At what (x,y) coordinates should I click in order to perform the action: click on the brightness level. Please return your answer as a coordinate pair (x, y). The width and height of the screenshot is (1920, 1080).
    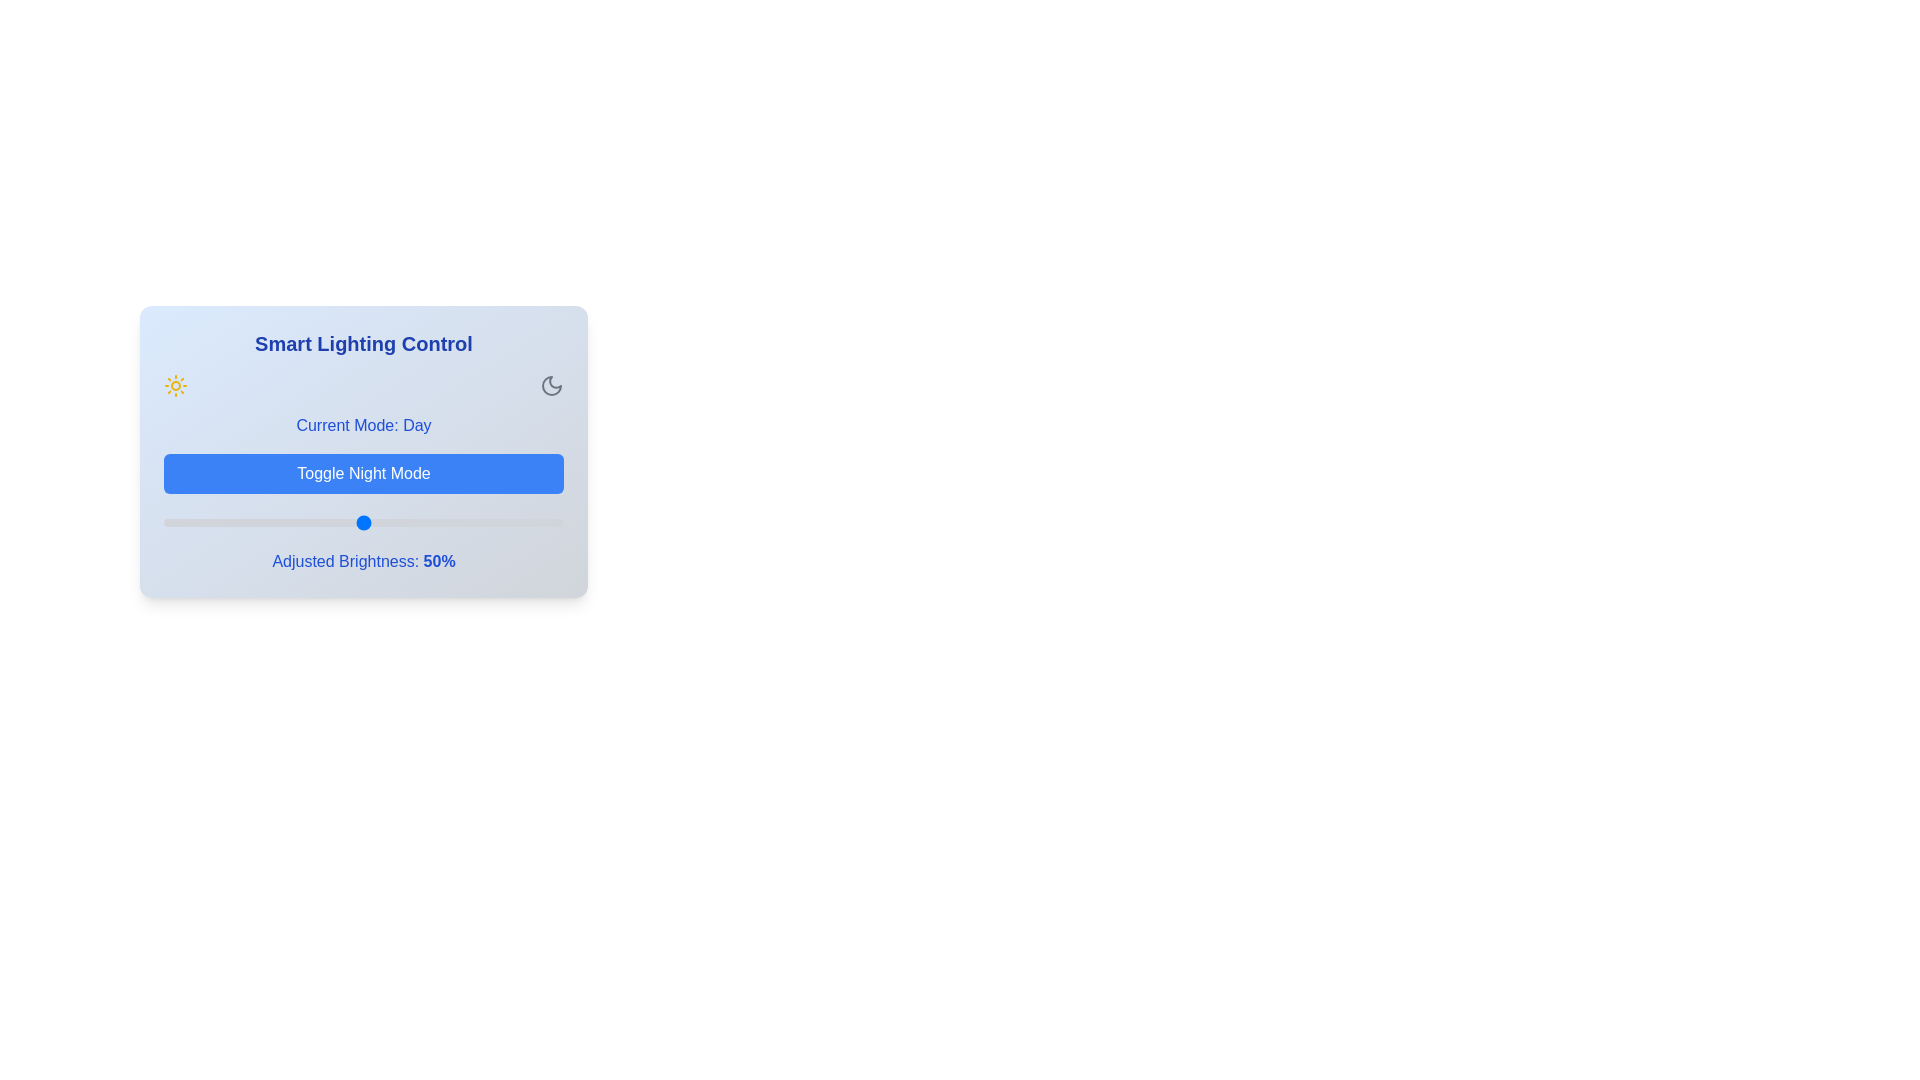
    Looking at the image, I should click on (187, 522).